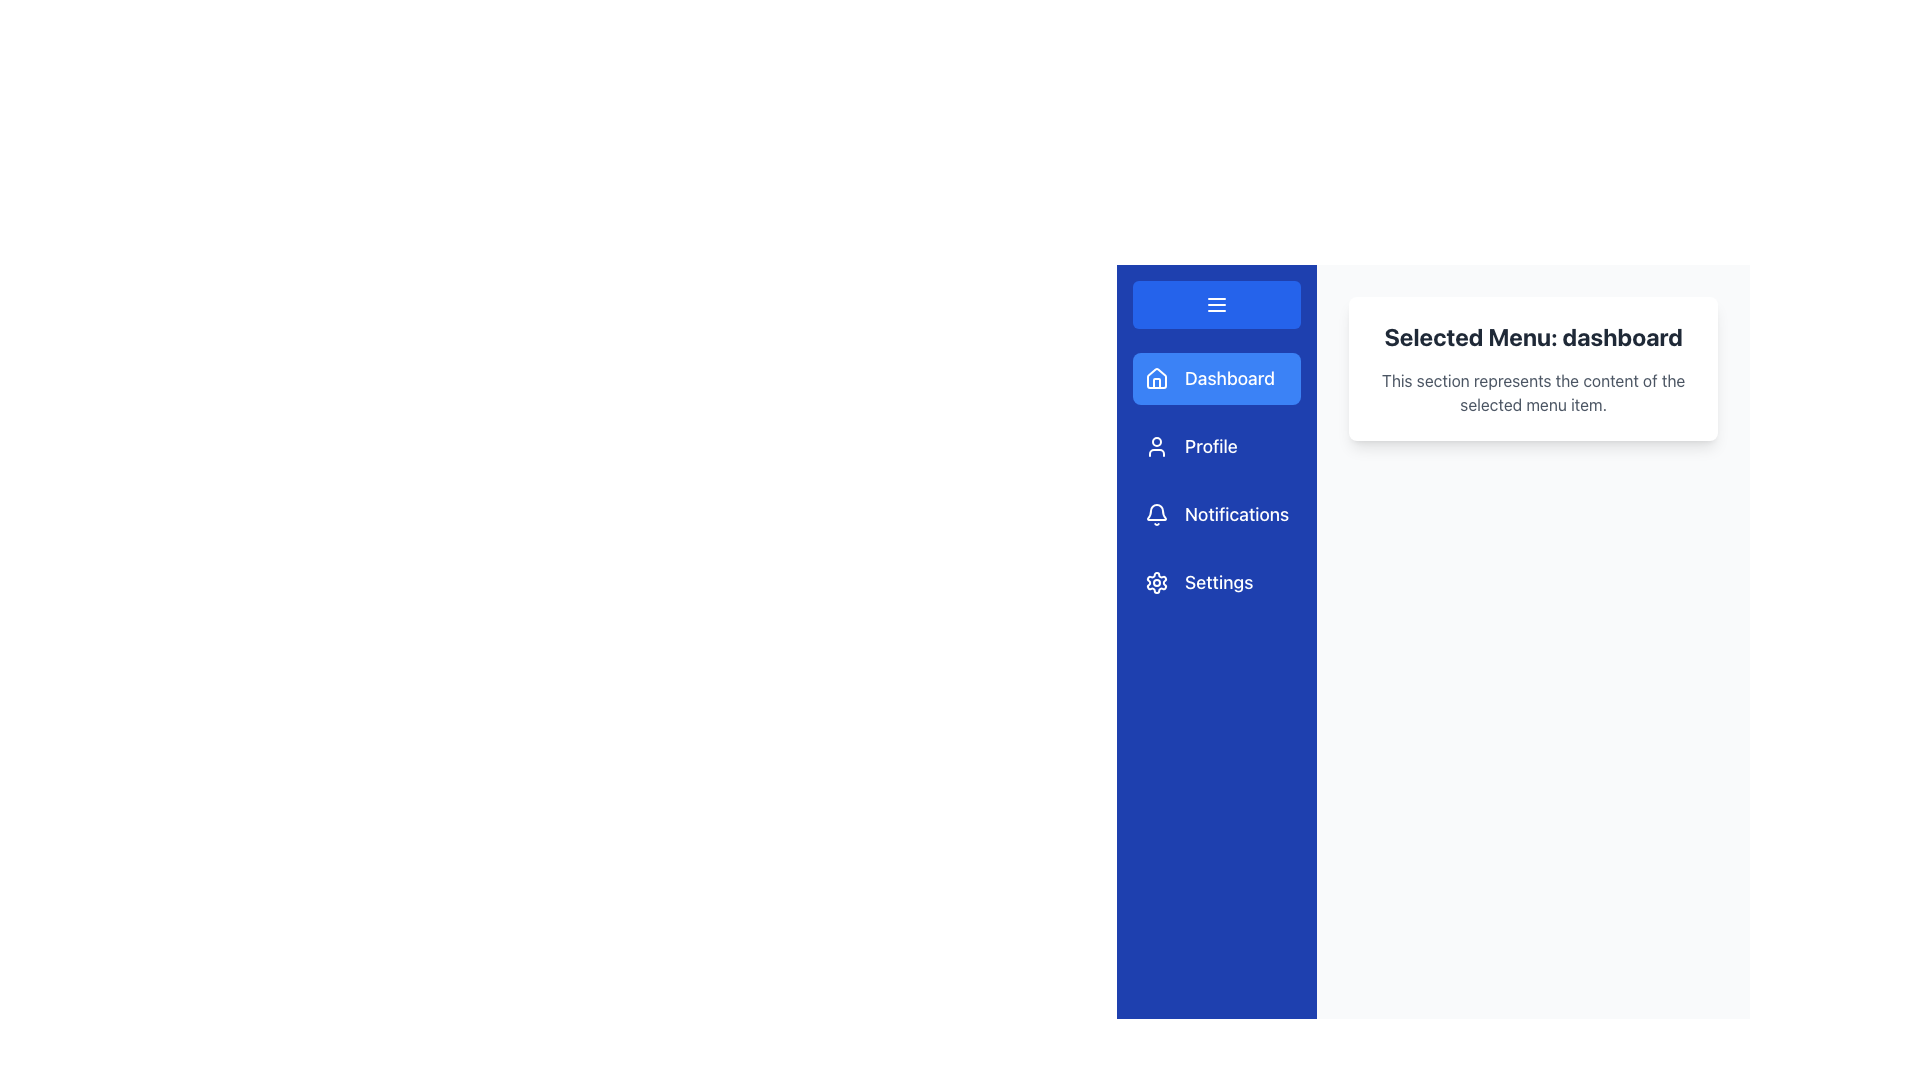 Image resolution: width=1920 pixels, height=1080 pixels. Describe the element at coordinates (1216, 582) in the screenshot. I see `the 'Settings' navigation menu item` at that location.